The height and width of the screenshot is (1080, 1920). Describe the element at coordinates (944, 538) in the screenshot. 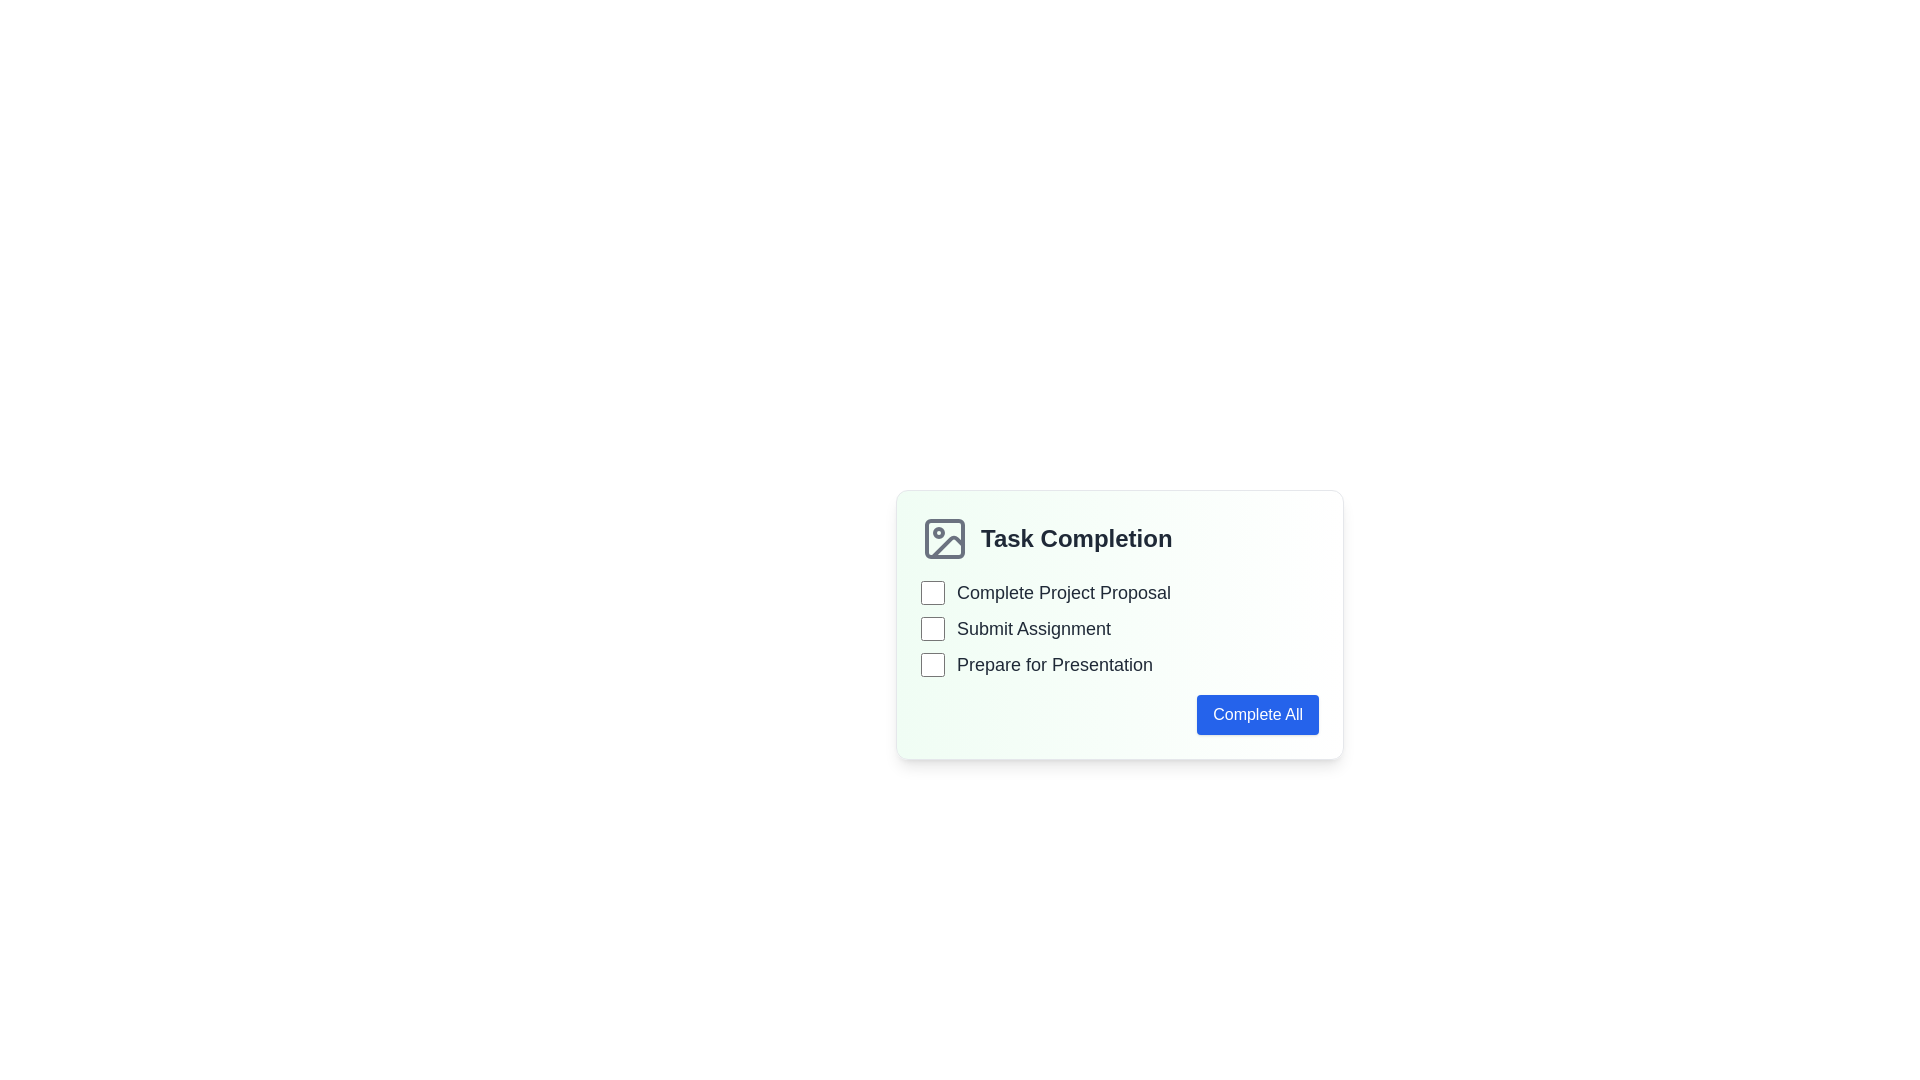

I see `the SVG Icon that is positioned to the left of the 'Task Completion' heading, serving as a decorative element for task management` at that location.